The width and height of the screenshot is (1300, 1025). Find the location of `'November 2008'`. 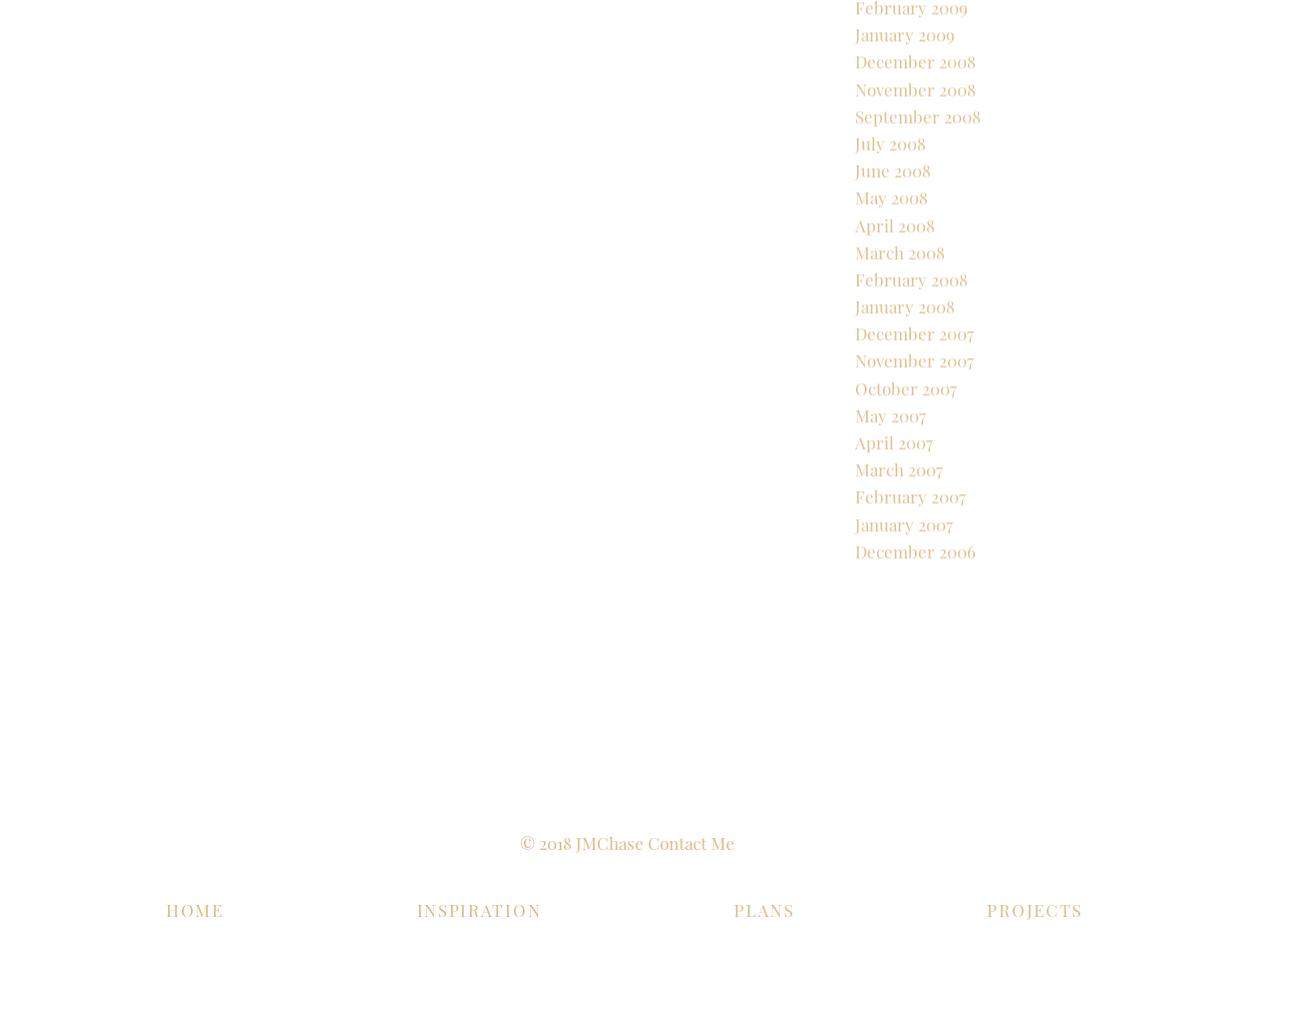

'November 2008' is located at coordinates (855, 156).